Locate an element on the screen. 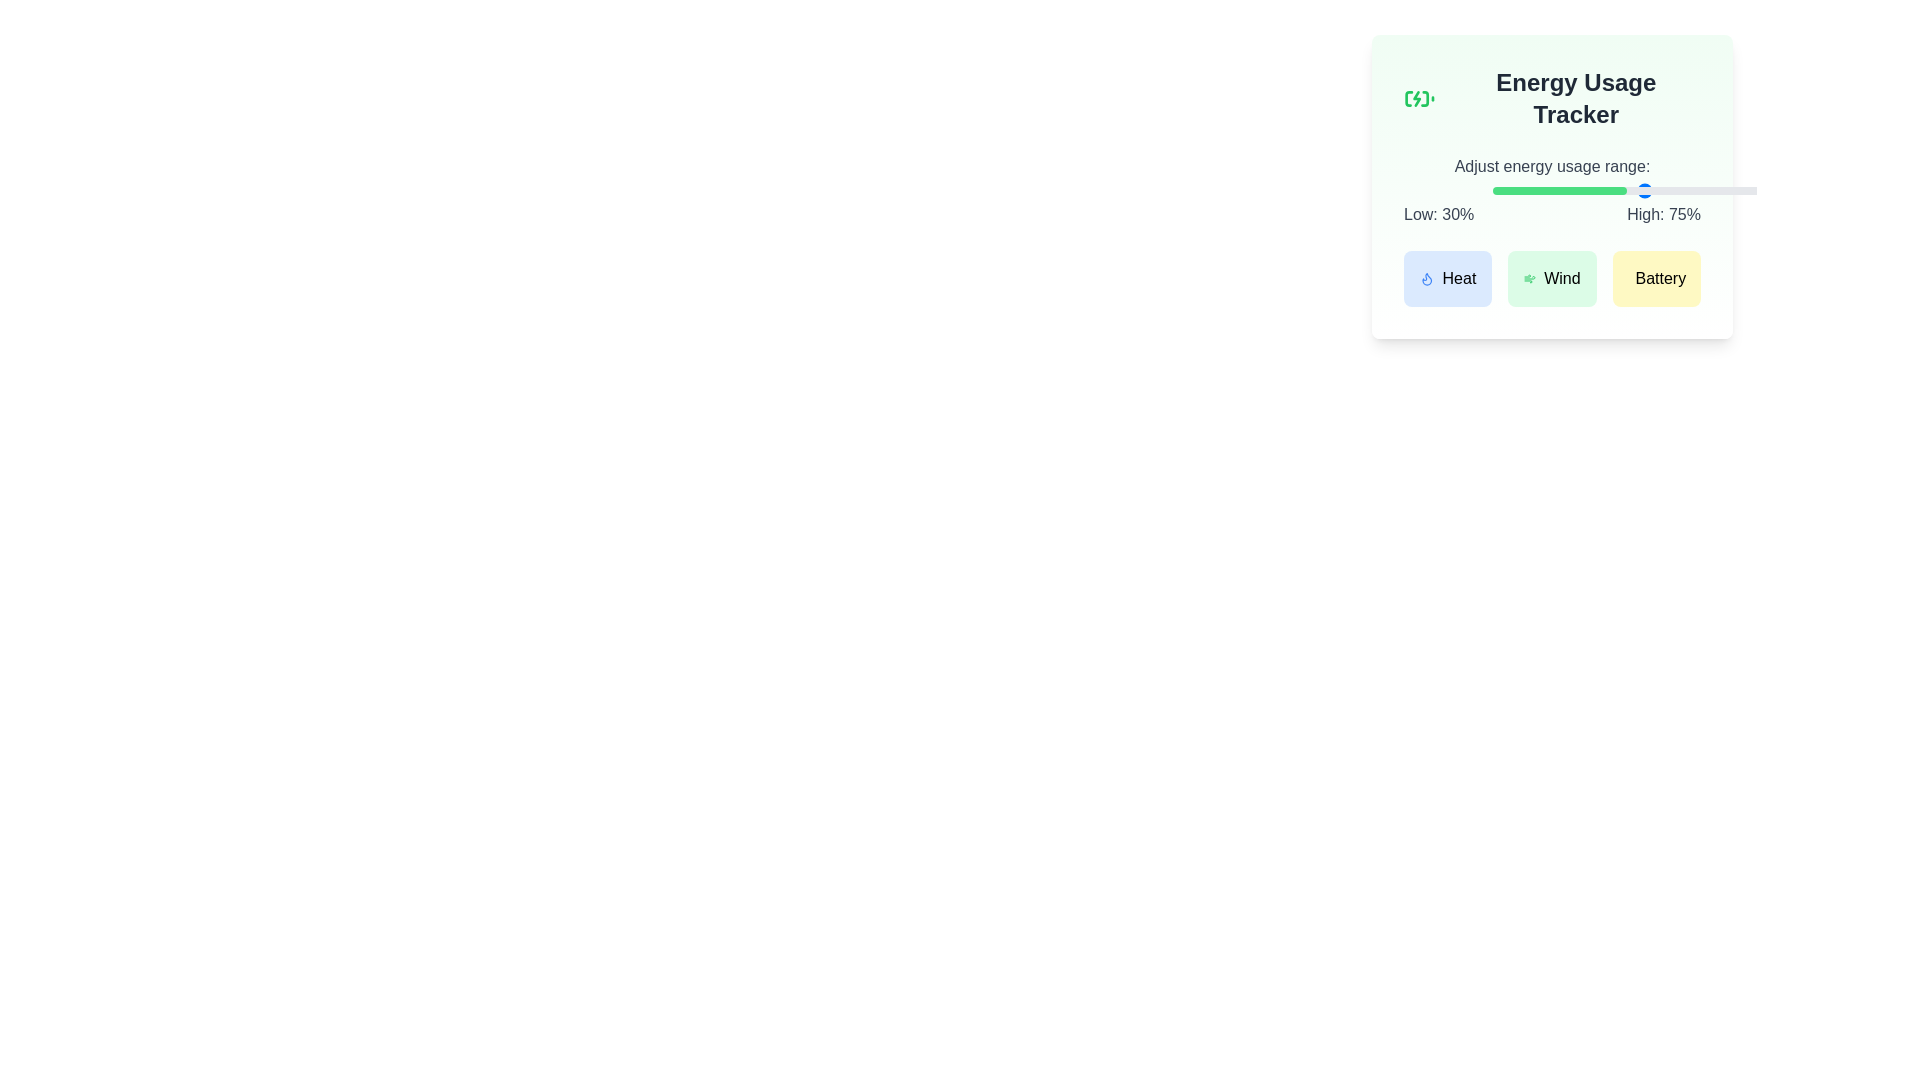 This screenshot has width=1920, height=1080. the progress indicator that visually represents the first 30% of the range within the slider component located beneath the 'Adjust energy usage range' text is located at coordinates (1559, 191).